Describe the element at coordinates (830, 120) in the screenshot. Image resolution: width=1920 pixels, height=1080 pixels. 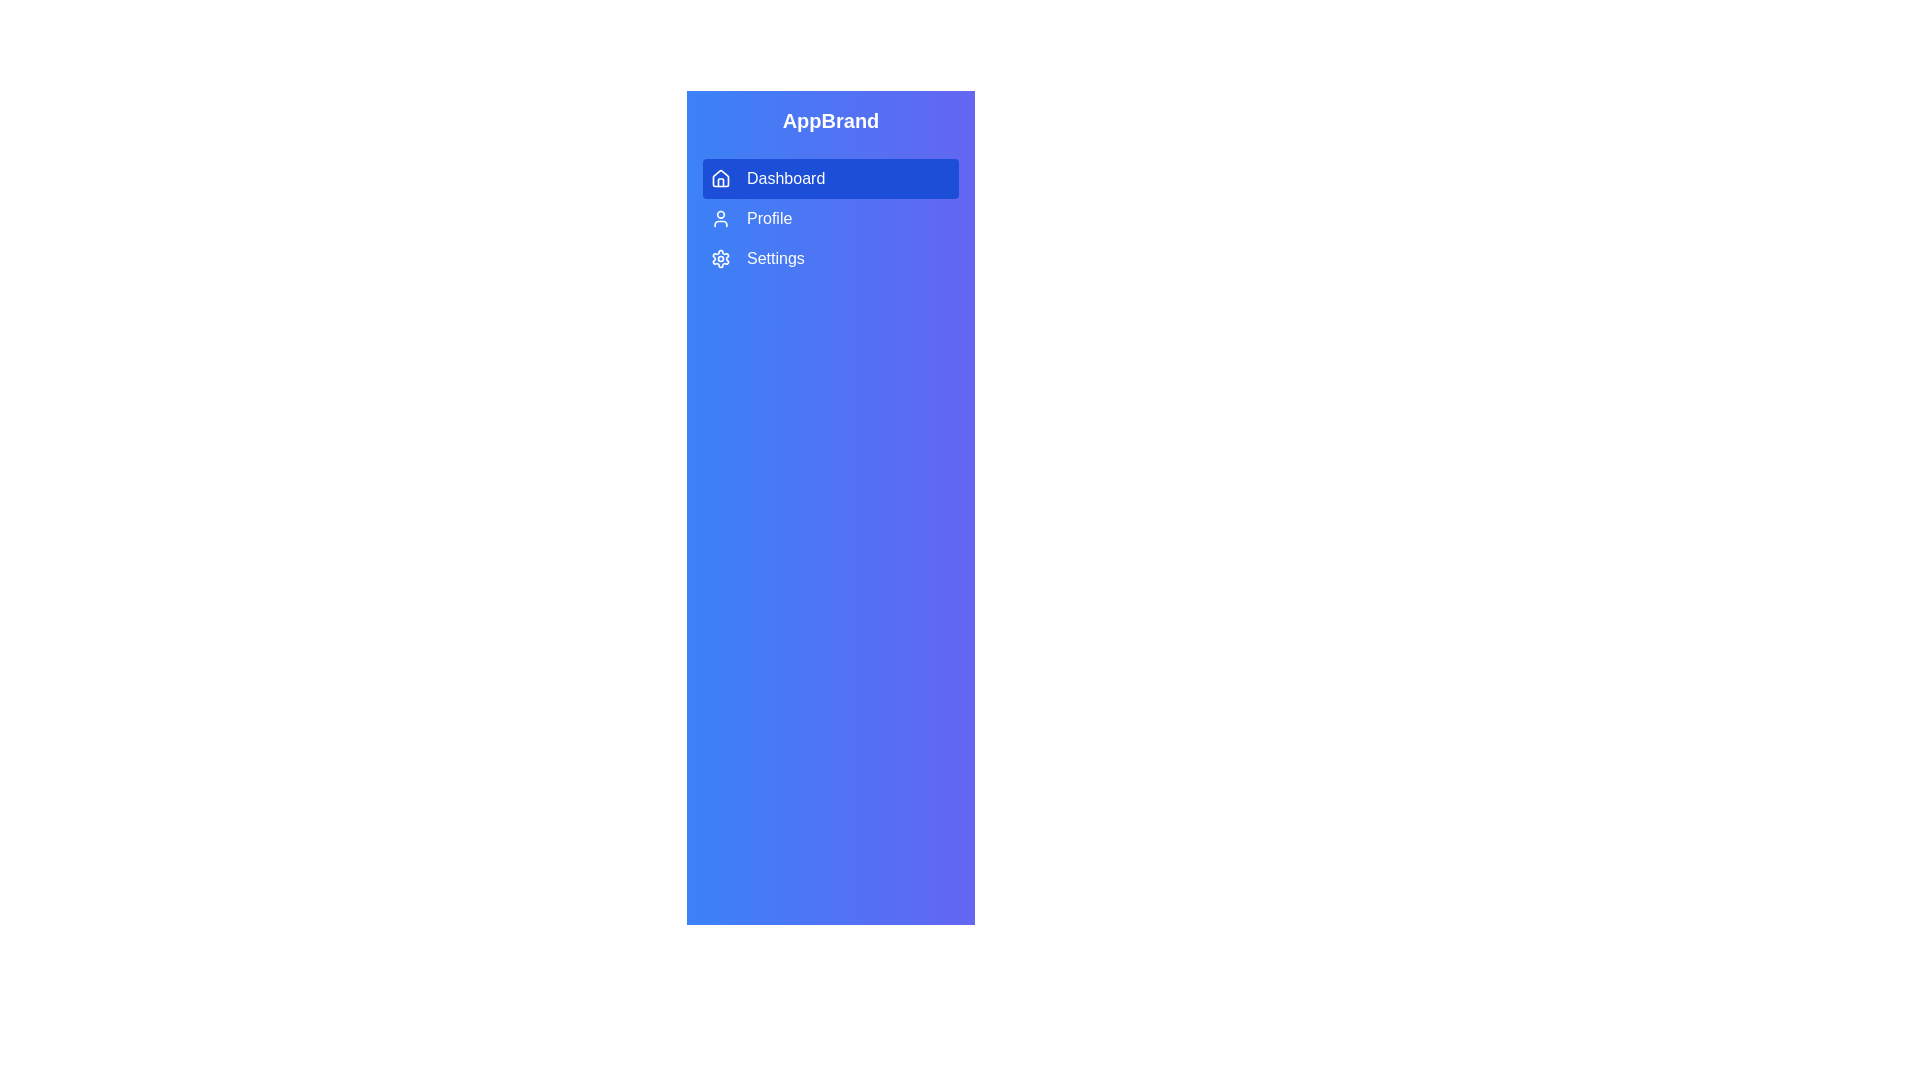
I see `the brand header text label at the top-center of the sidebar, which serves as the title for the application` at that location.